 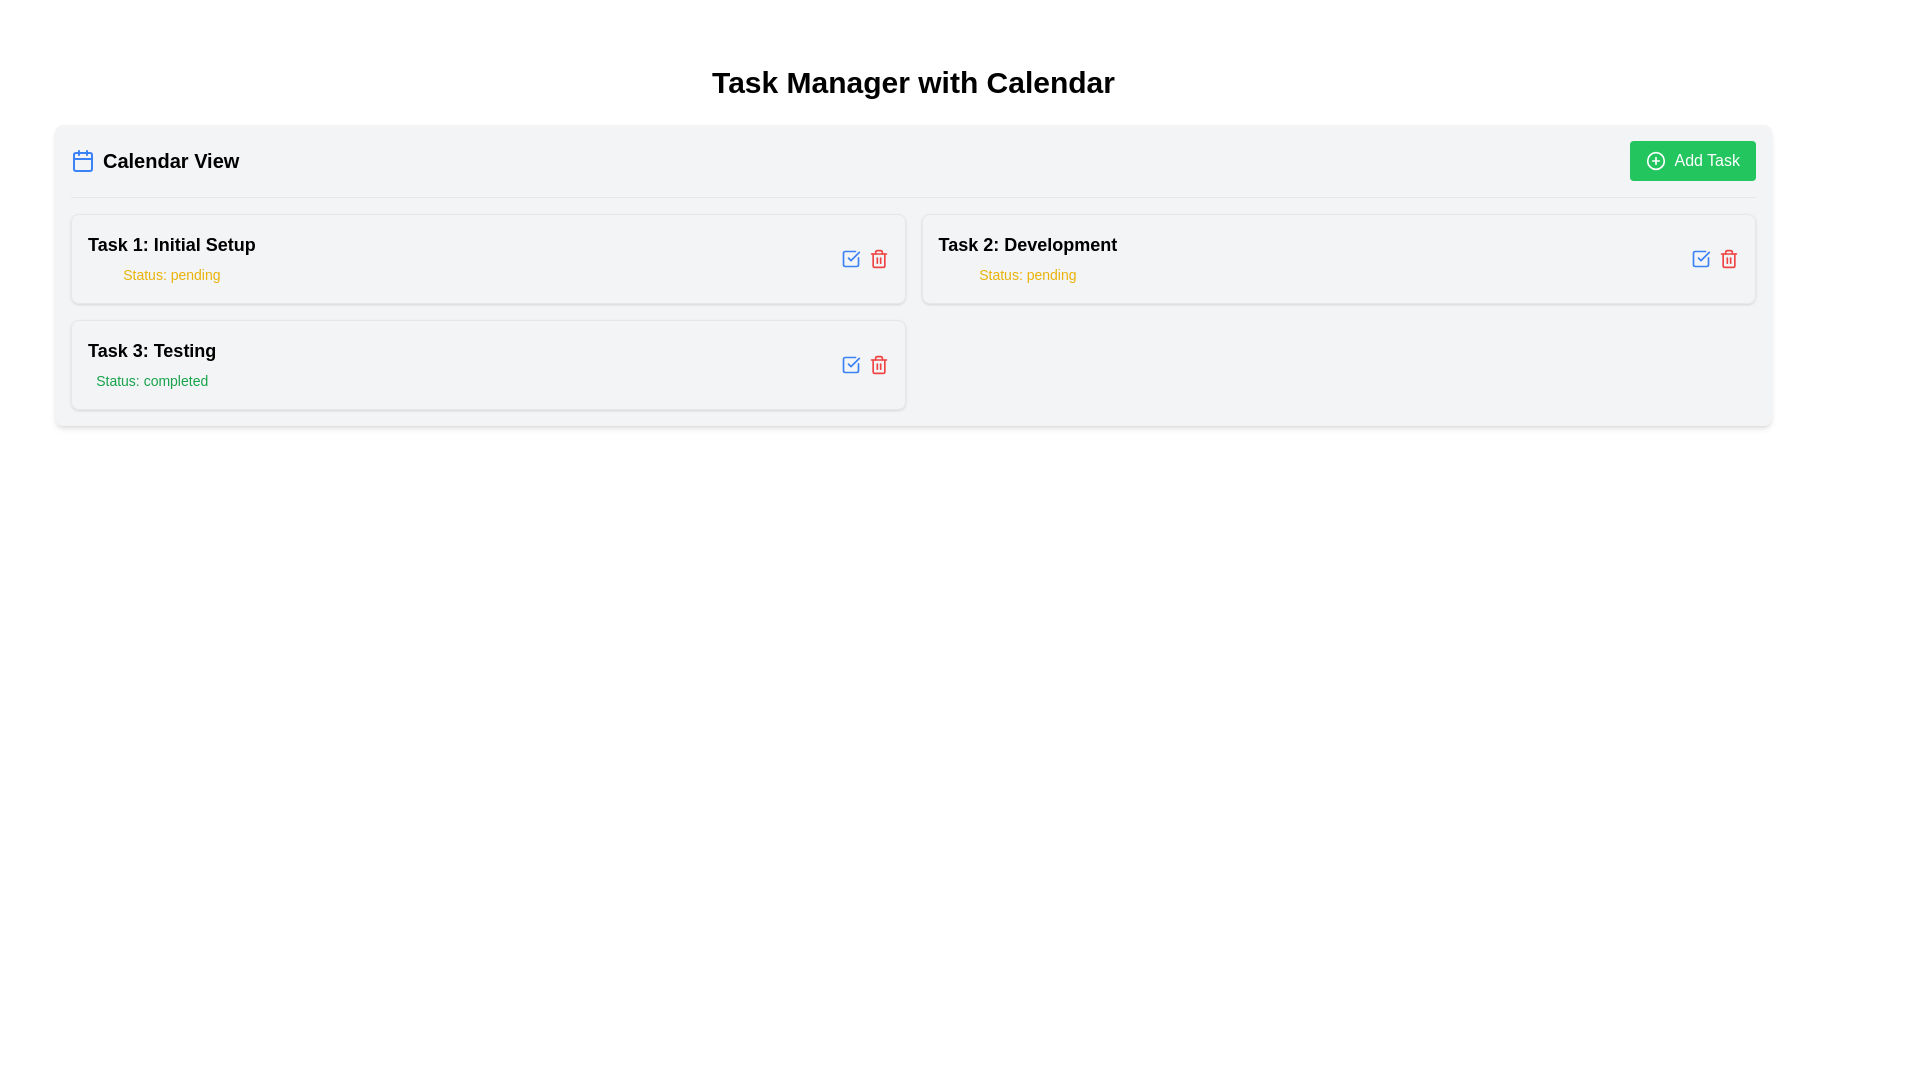 I want to click on the text label displaying 'Status: completed' in a green font, located within the third task card labeled 'Task 3: Testing', so click(x=151, y=381).